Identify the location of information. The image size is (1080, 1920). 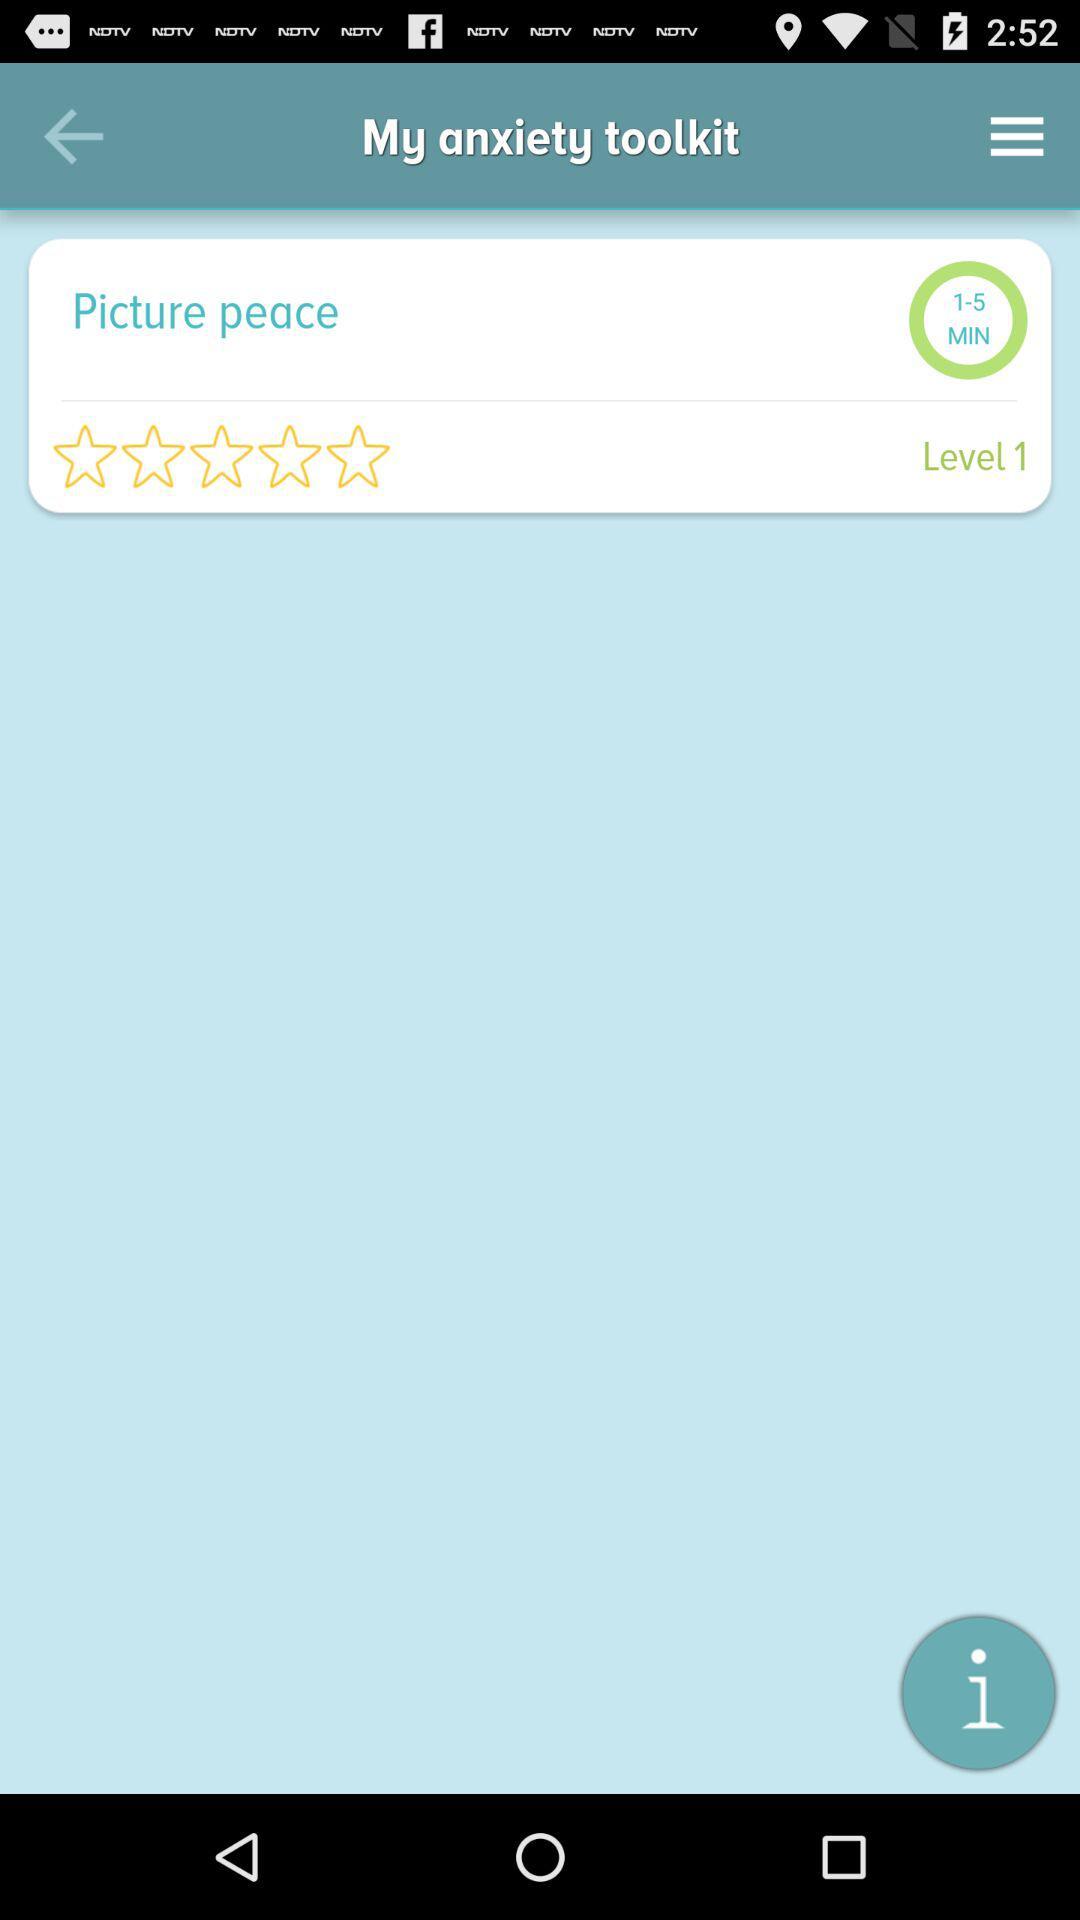
(977, 1691).